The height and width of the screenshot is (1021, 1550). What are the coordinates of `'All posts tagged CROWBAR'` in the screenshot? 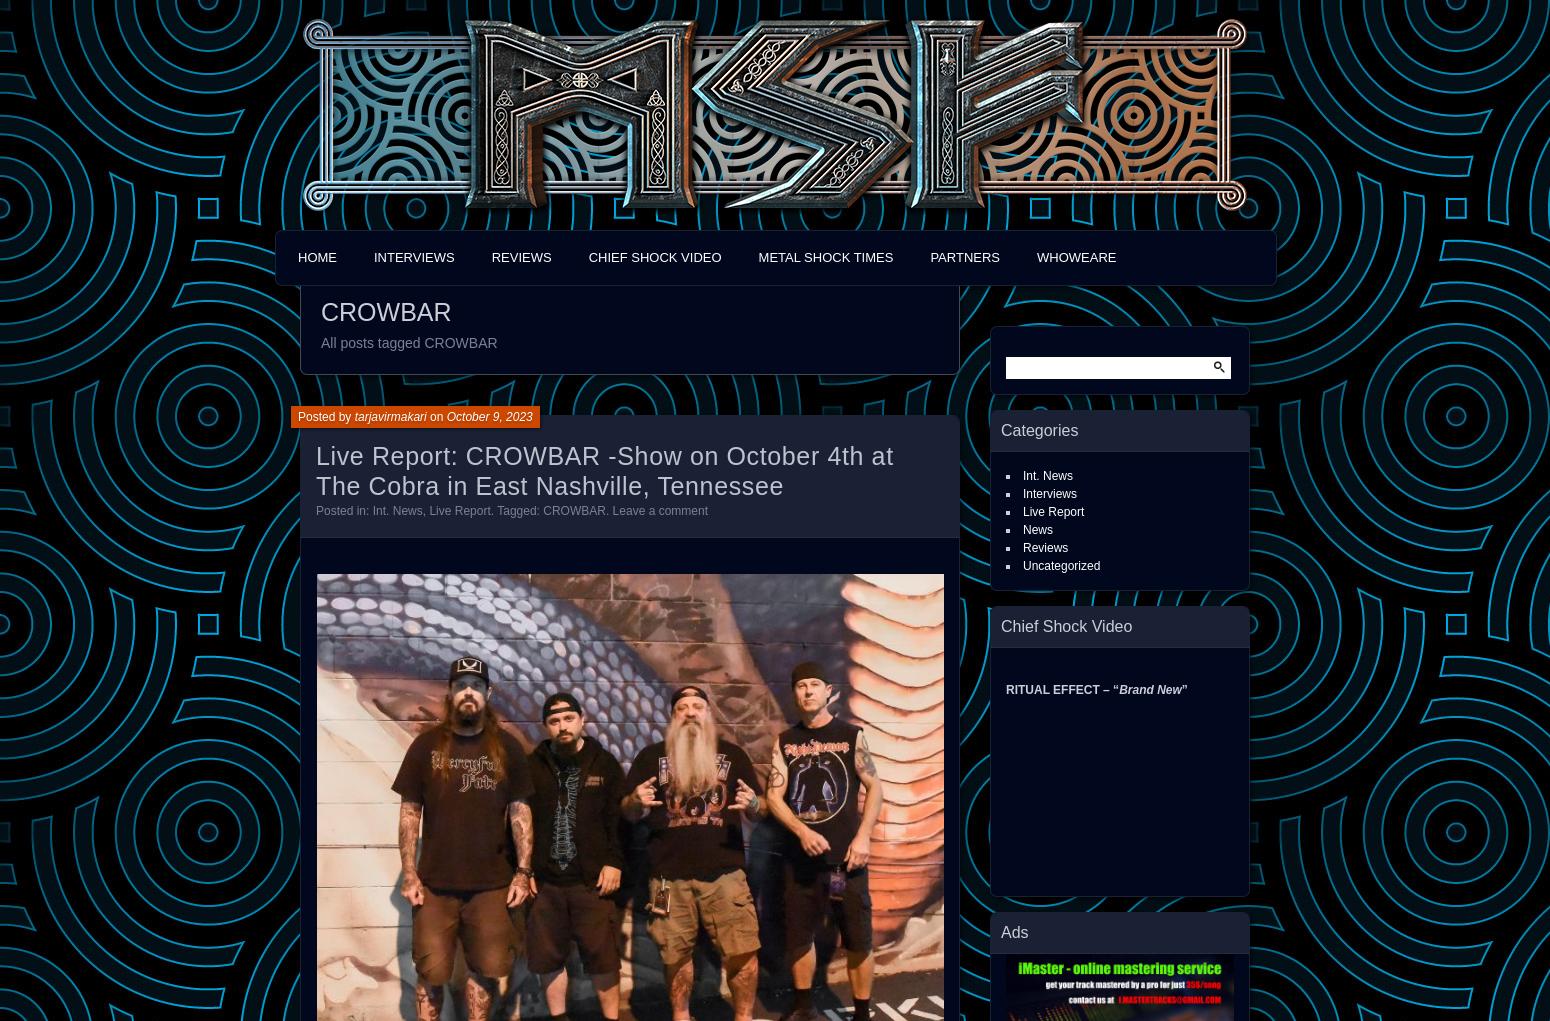 It's located at (409, 341).